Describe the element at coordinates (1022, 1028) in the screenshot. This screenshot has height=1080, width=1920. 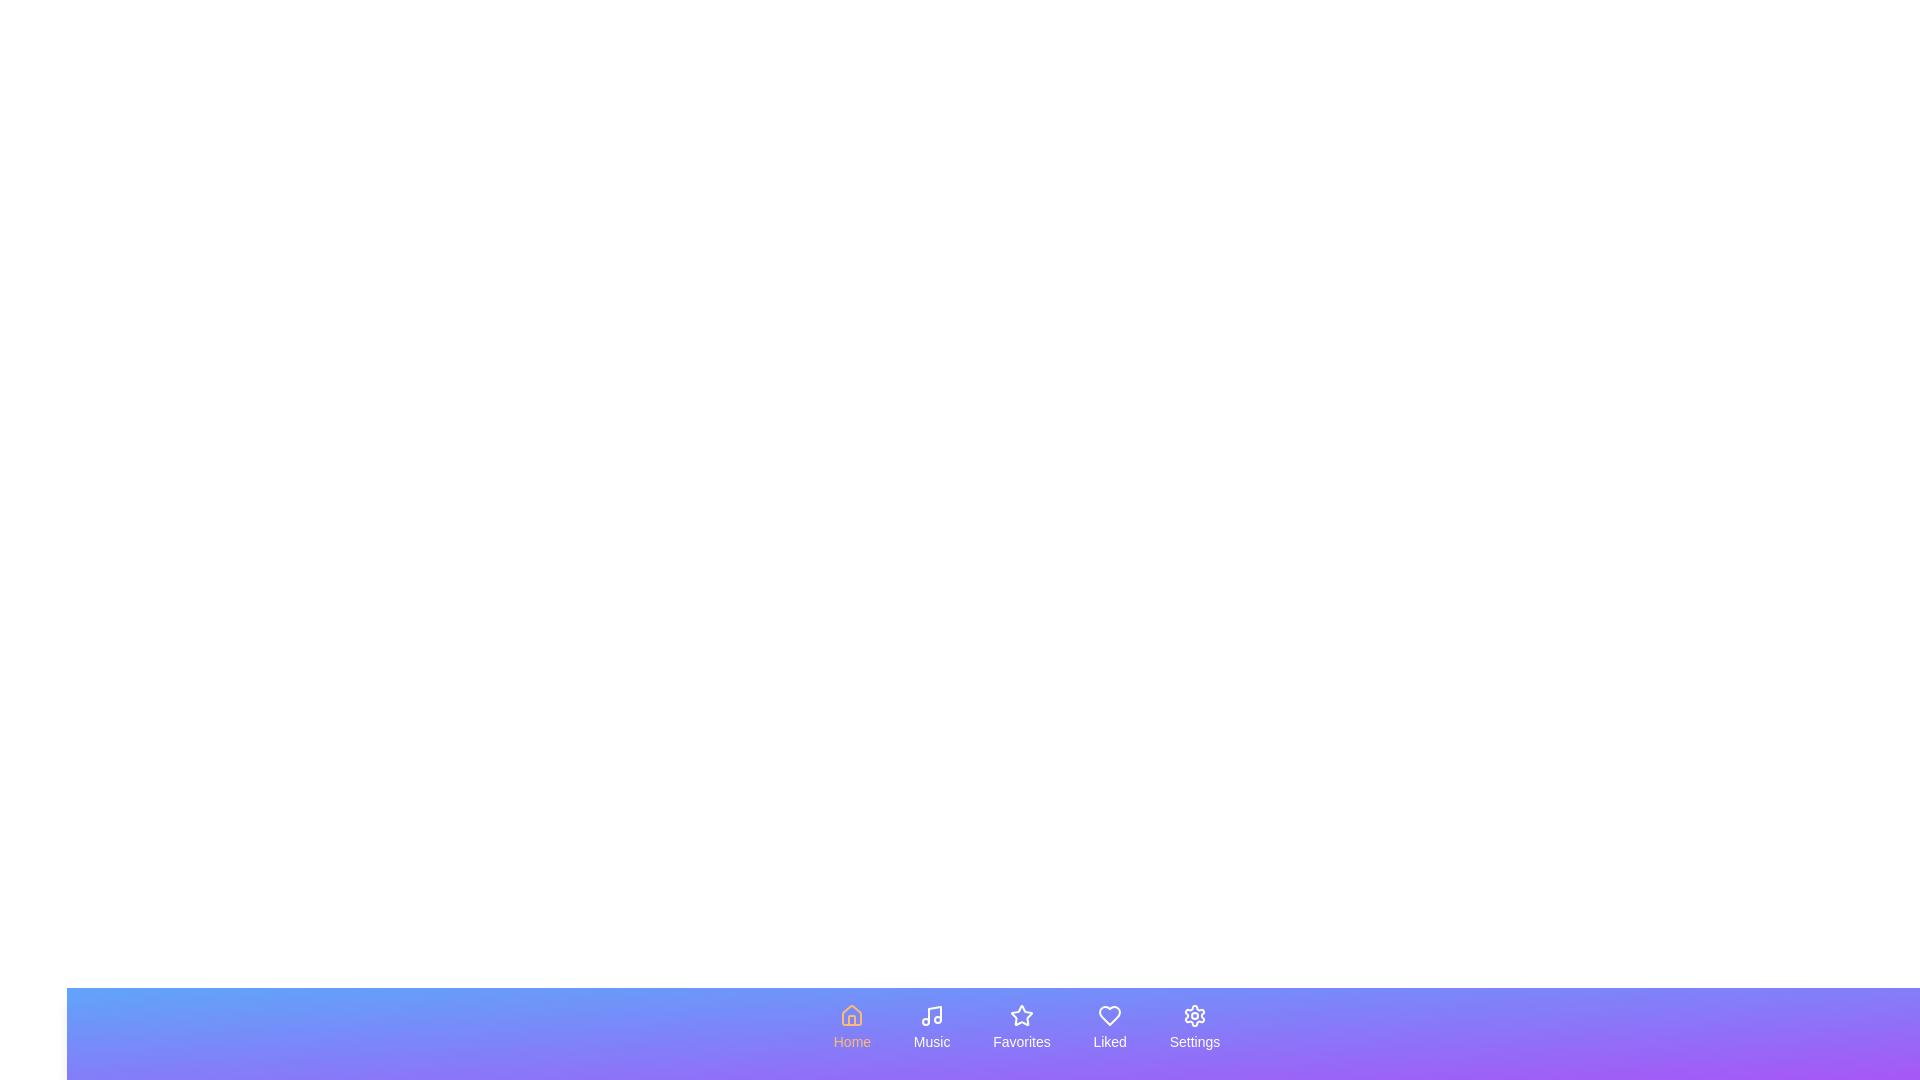
I see `the tab item labeled Favorites to observe its hover effect` at that location.